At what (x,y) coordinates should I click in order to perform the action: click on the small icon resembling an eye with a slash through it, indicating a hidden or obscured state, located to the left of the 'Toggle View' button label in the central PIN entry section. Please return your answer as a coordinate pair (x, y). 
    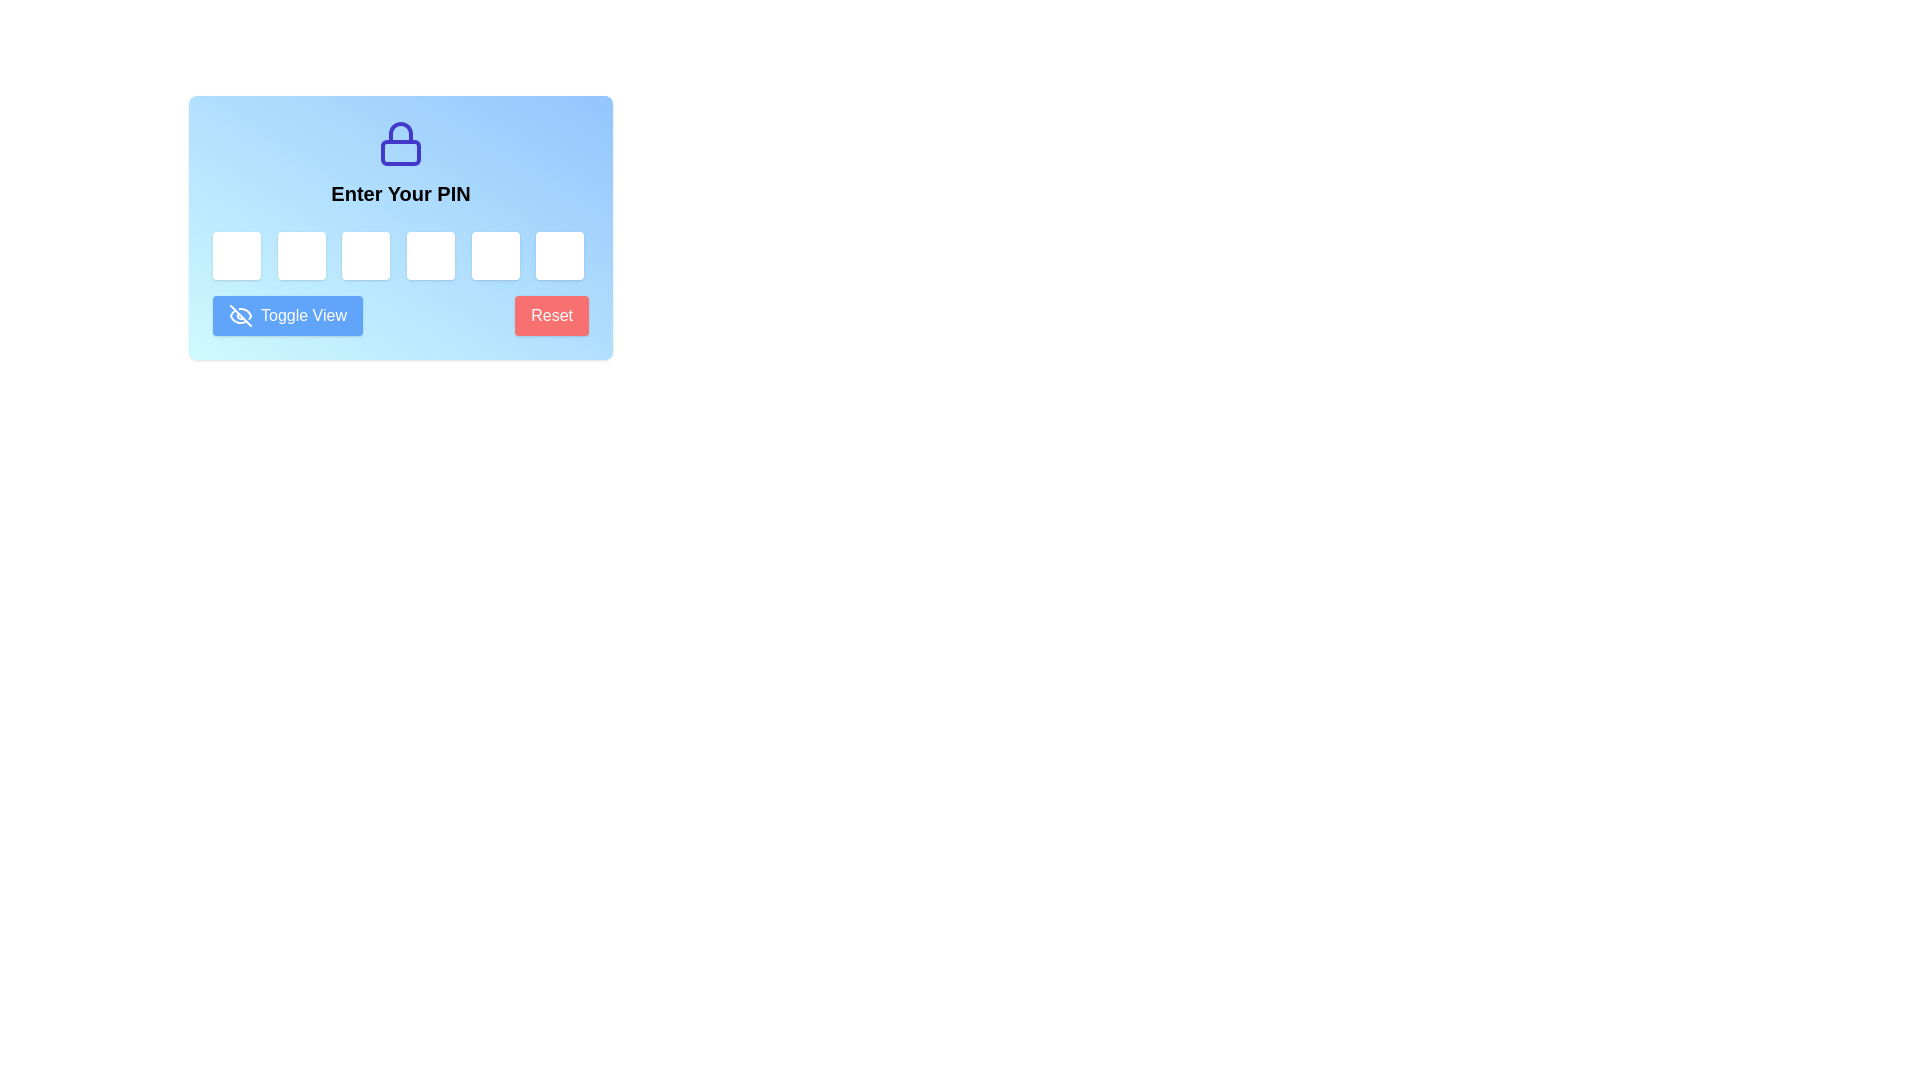
    Looking at the image, I should click on (240, 315).